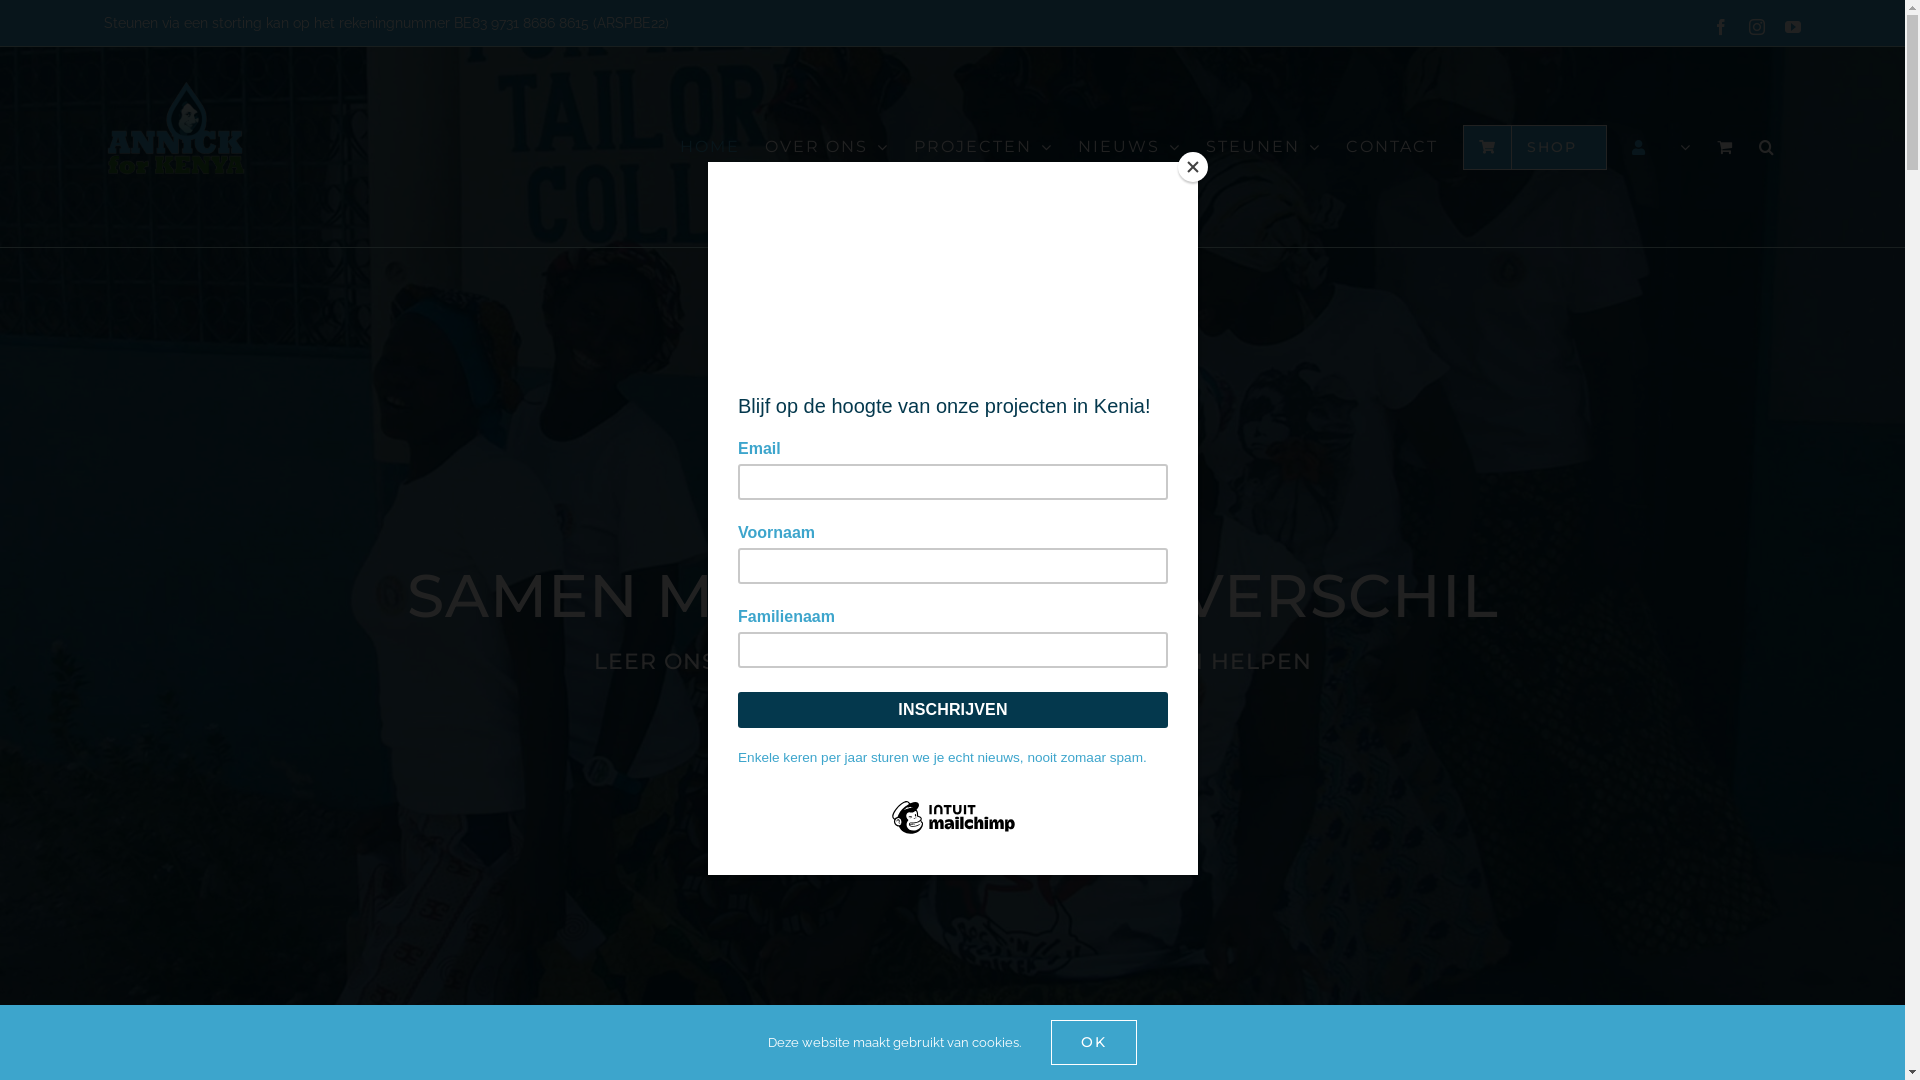  Describe the element at coordinates (710, 145) in the screenshot. I see `'HOME'` at that location.